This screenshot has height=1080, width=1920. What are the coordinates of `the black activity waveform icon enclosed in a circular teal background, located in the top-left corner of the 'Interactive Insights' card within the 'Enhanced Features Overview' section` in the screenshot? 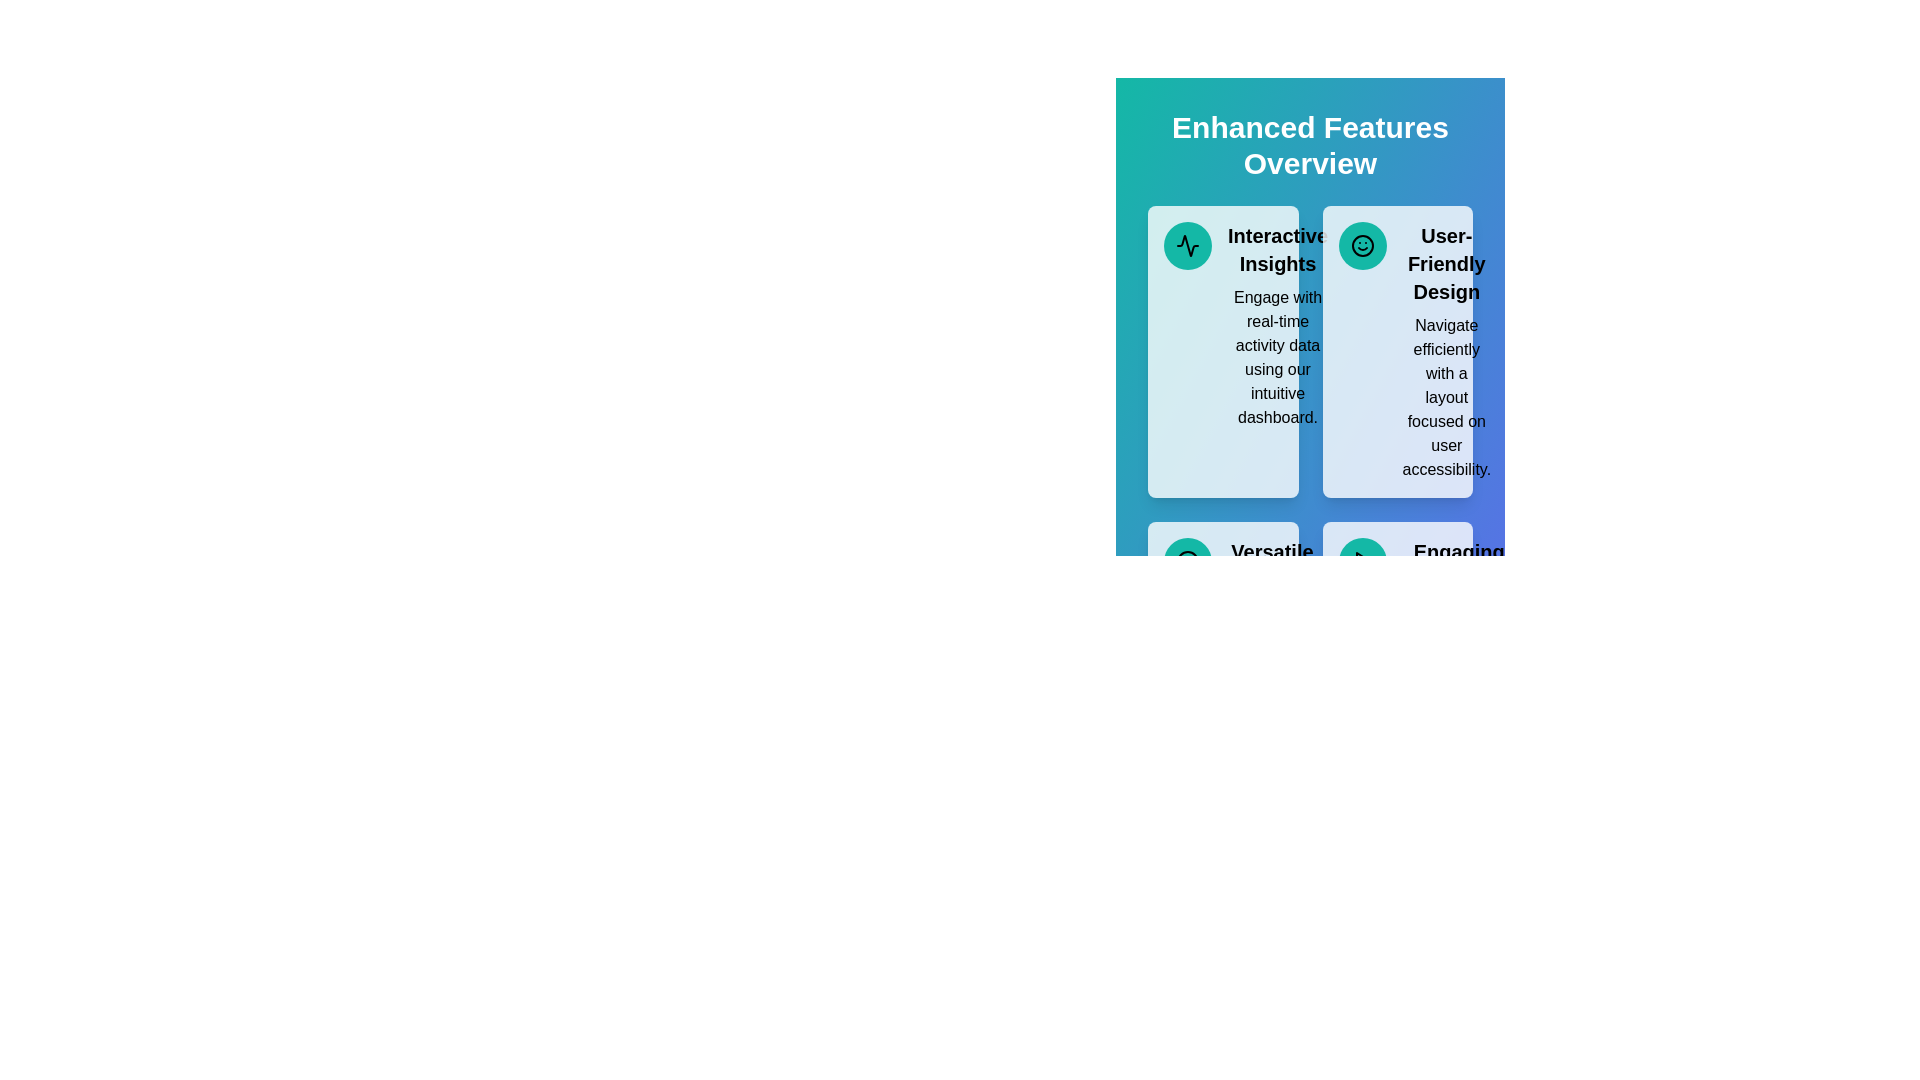 It's located at (1188, 245).